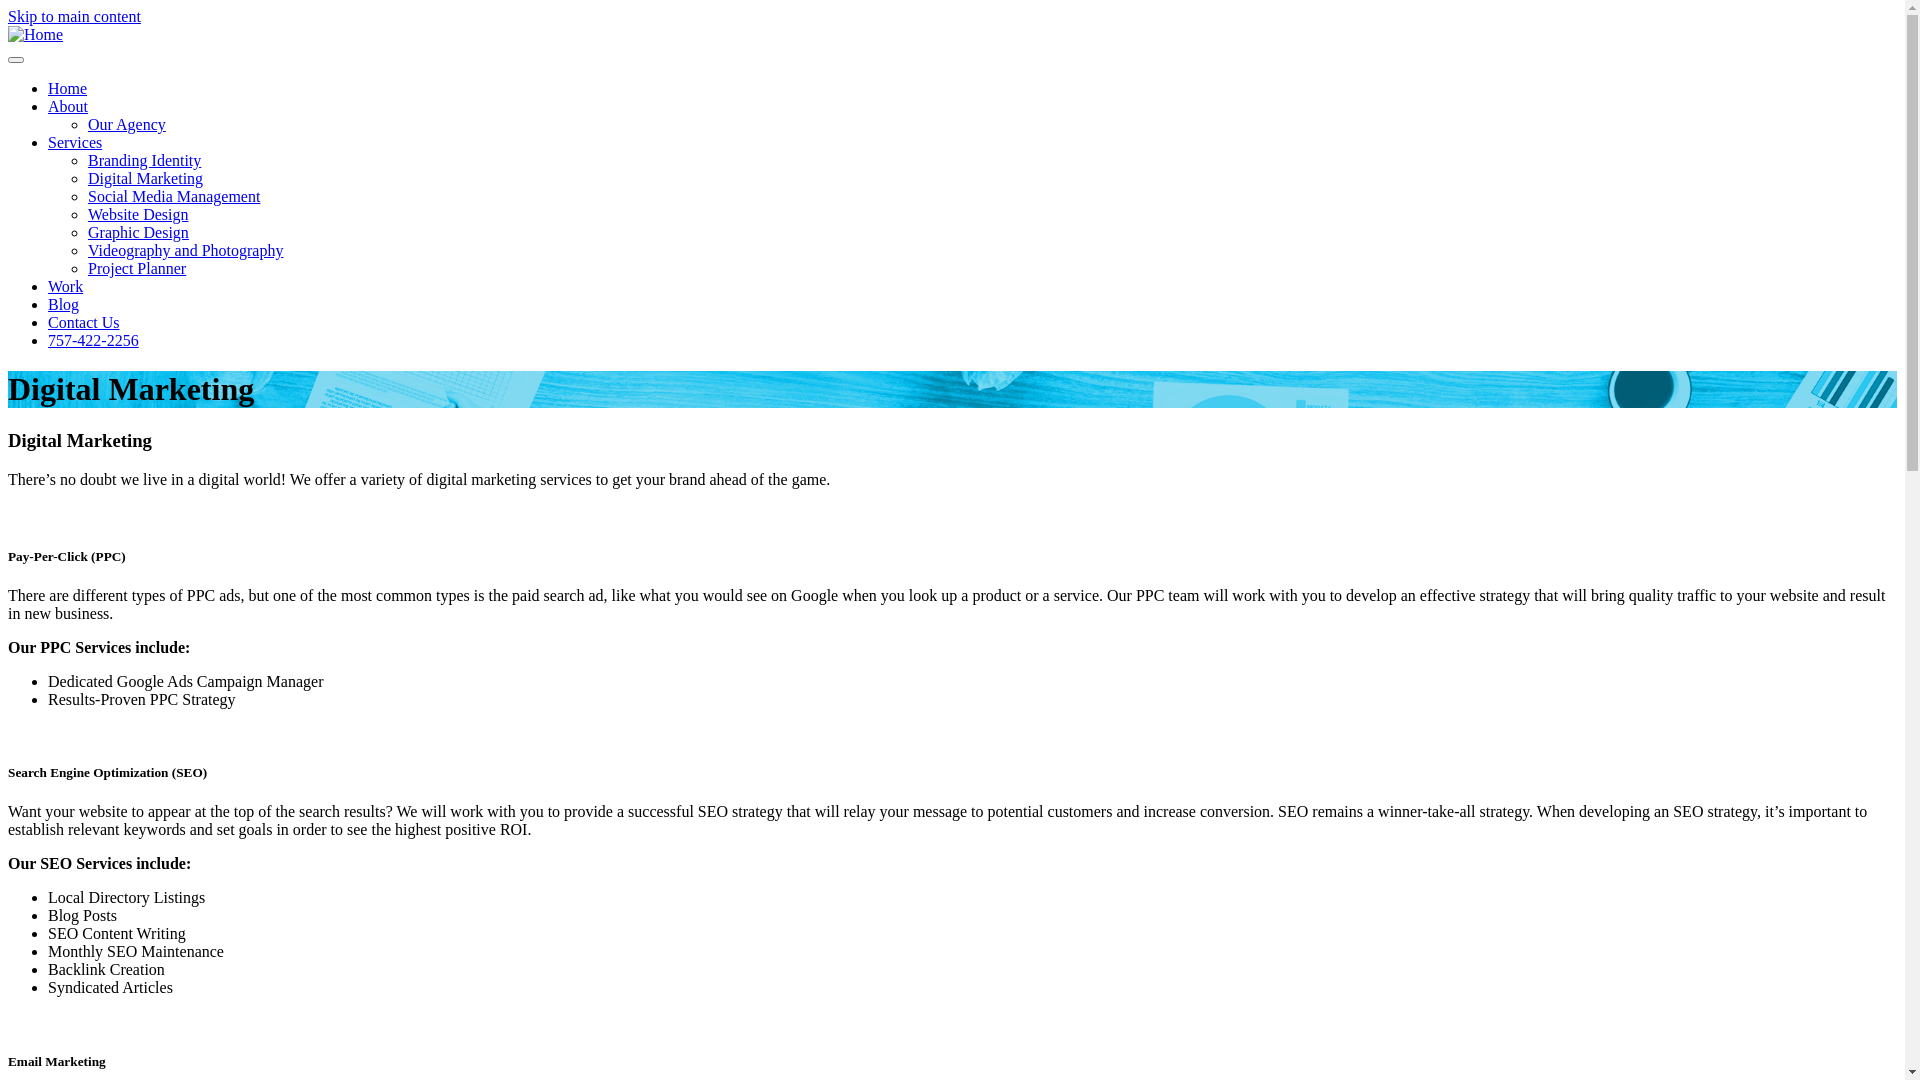  I want to click on 'About', so click(67, 106).